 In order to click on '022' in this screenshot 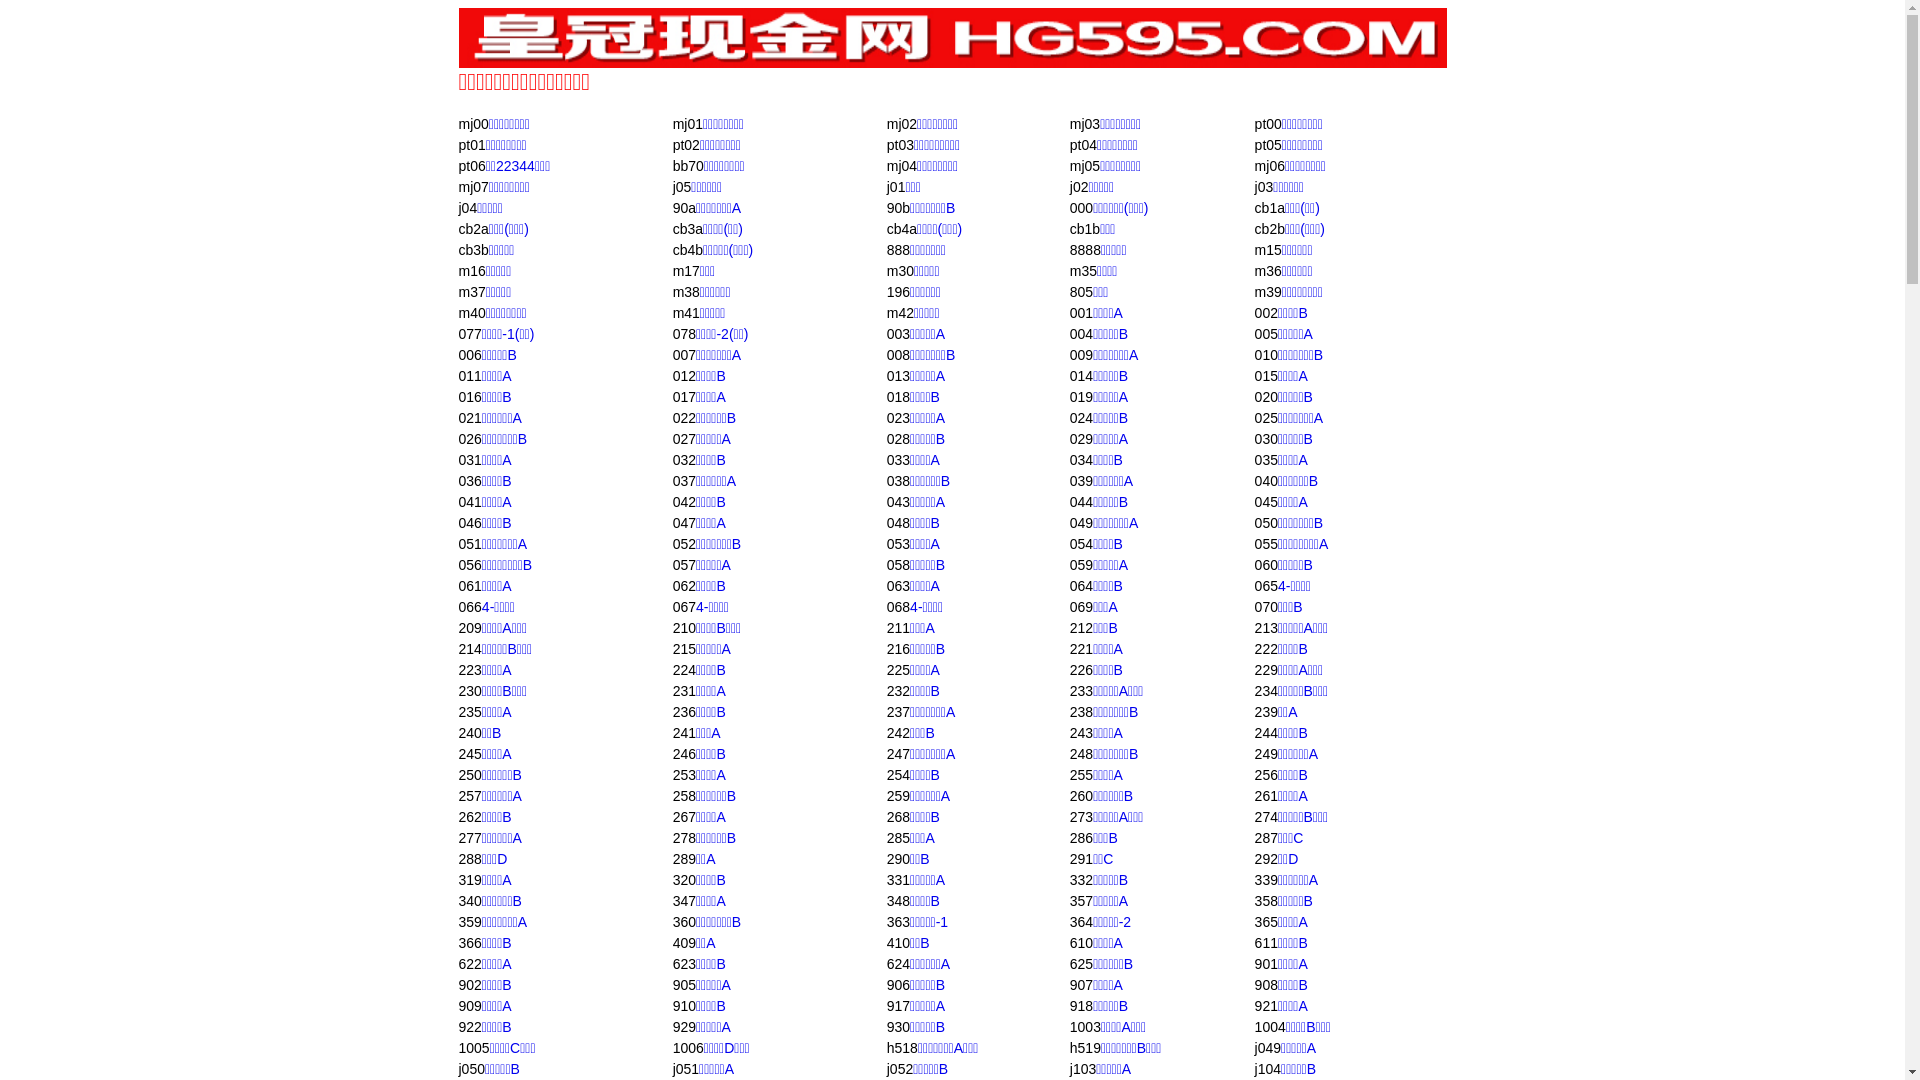, I will do `click(684, 416)`.